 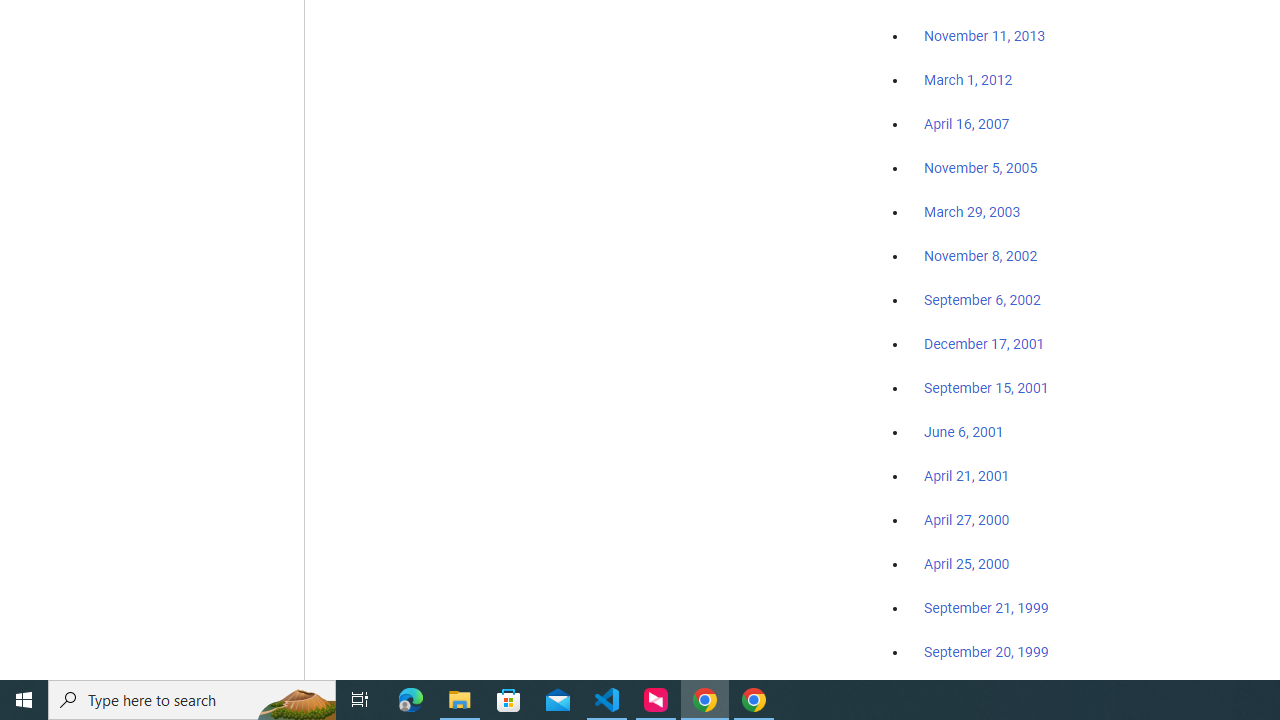 What do you see at coordinates (986, 607) in the screenshot?
I see `'September 21, 1999'` at bounding box center [986, 607].